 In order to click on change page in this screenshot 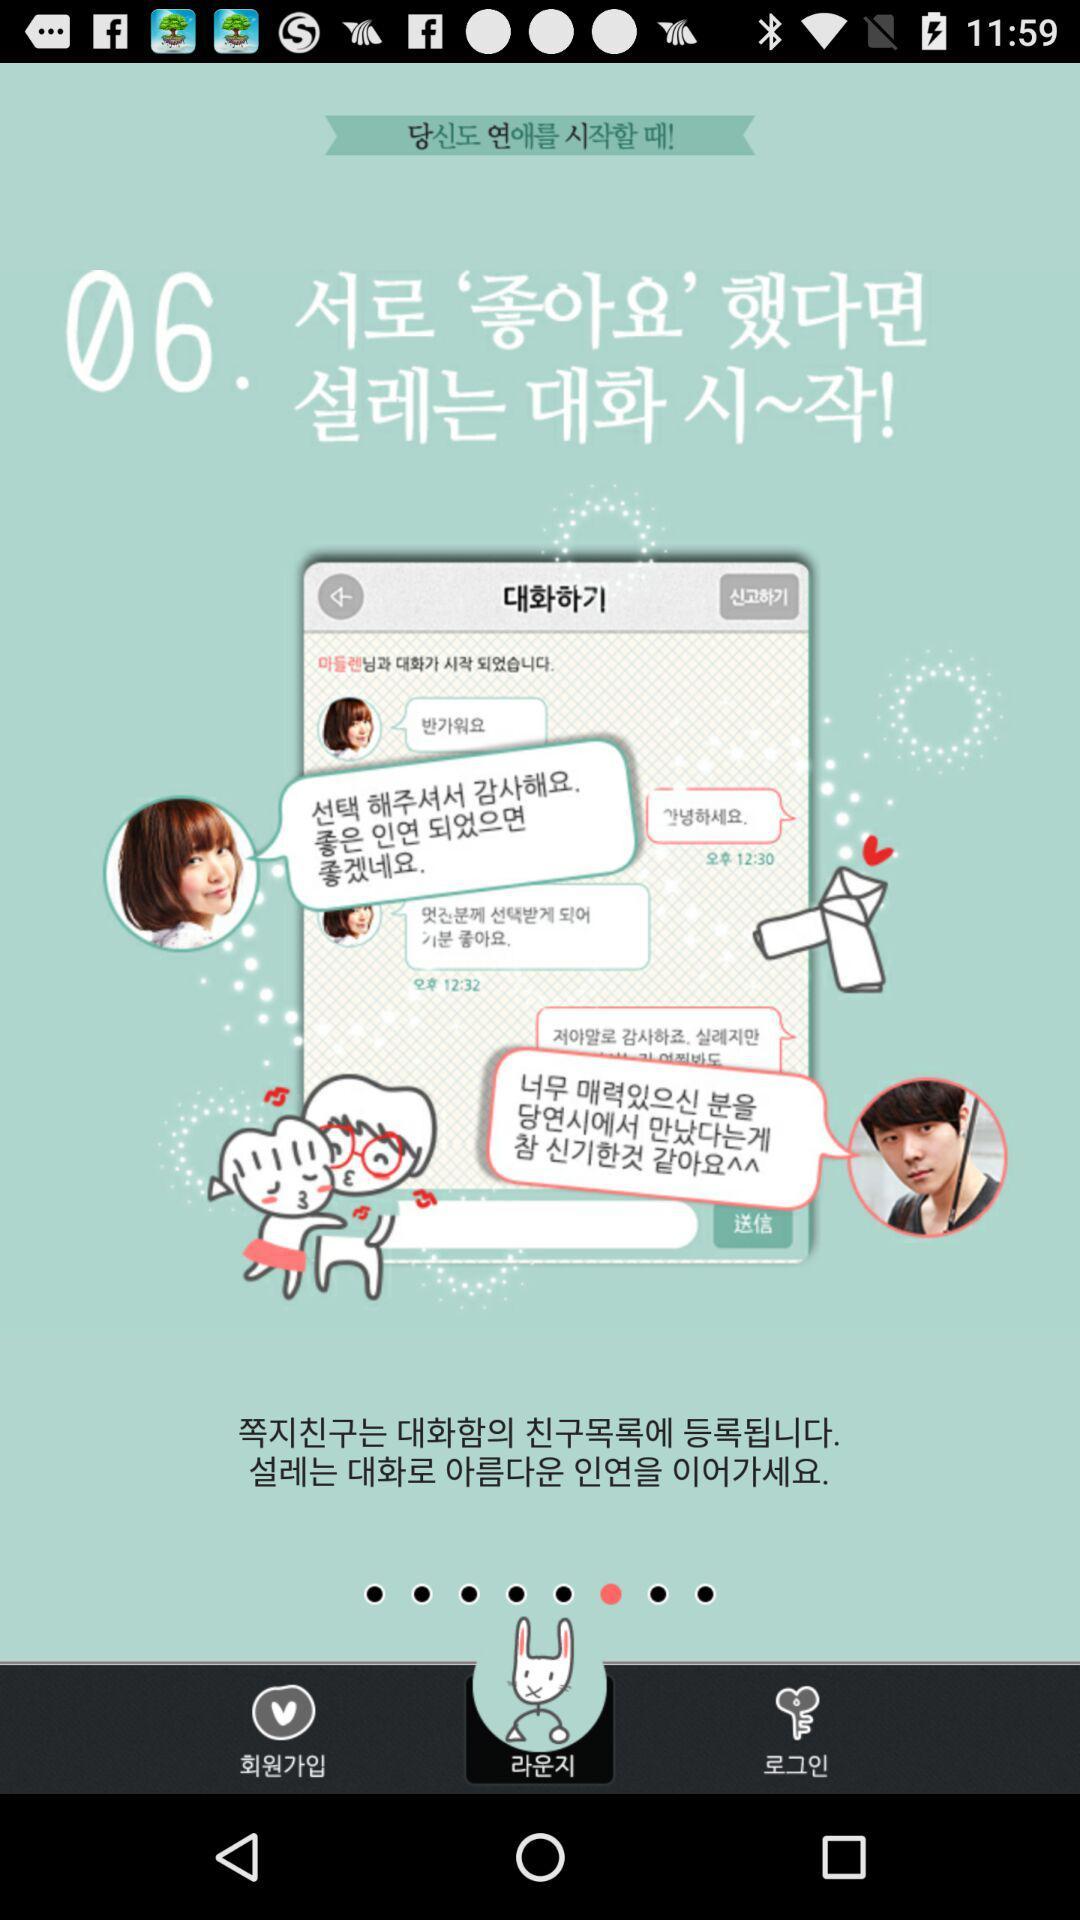, I will do `click(469, 1593)`.